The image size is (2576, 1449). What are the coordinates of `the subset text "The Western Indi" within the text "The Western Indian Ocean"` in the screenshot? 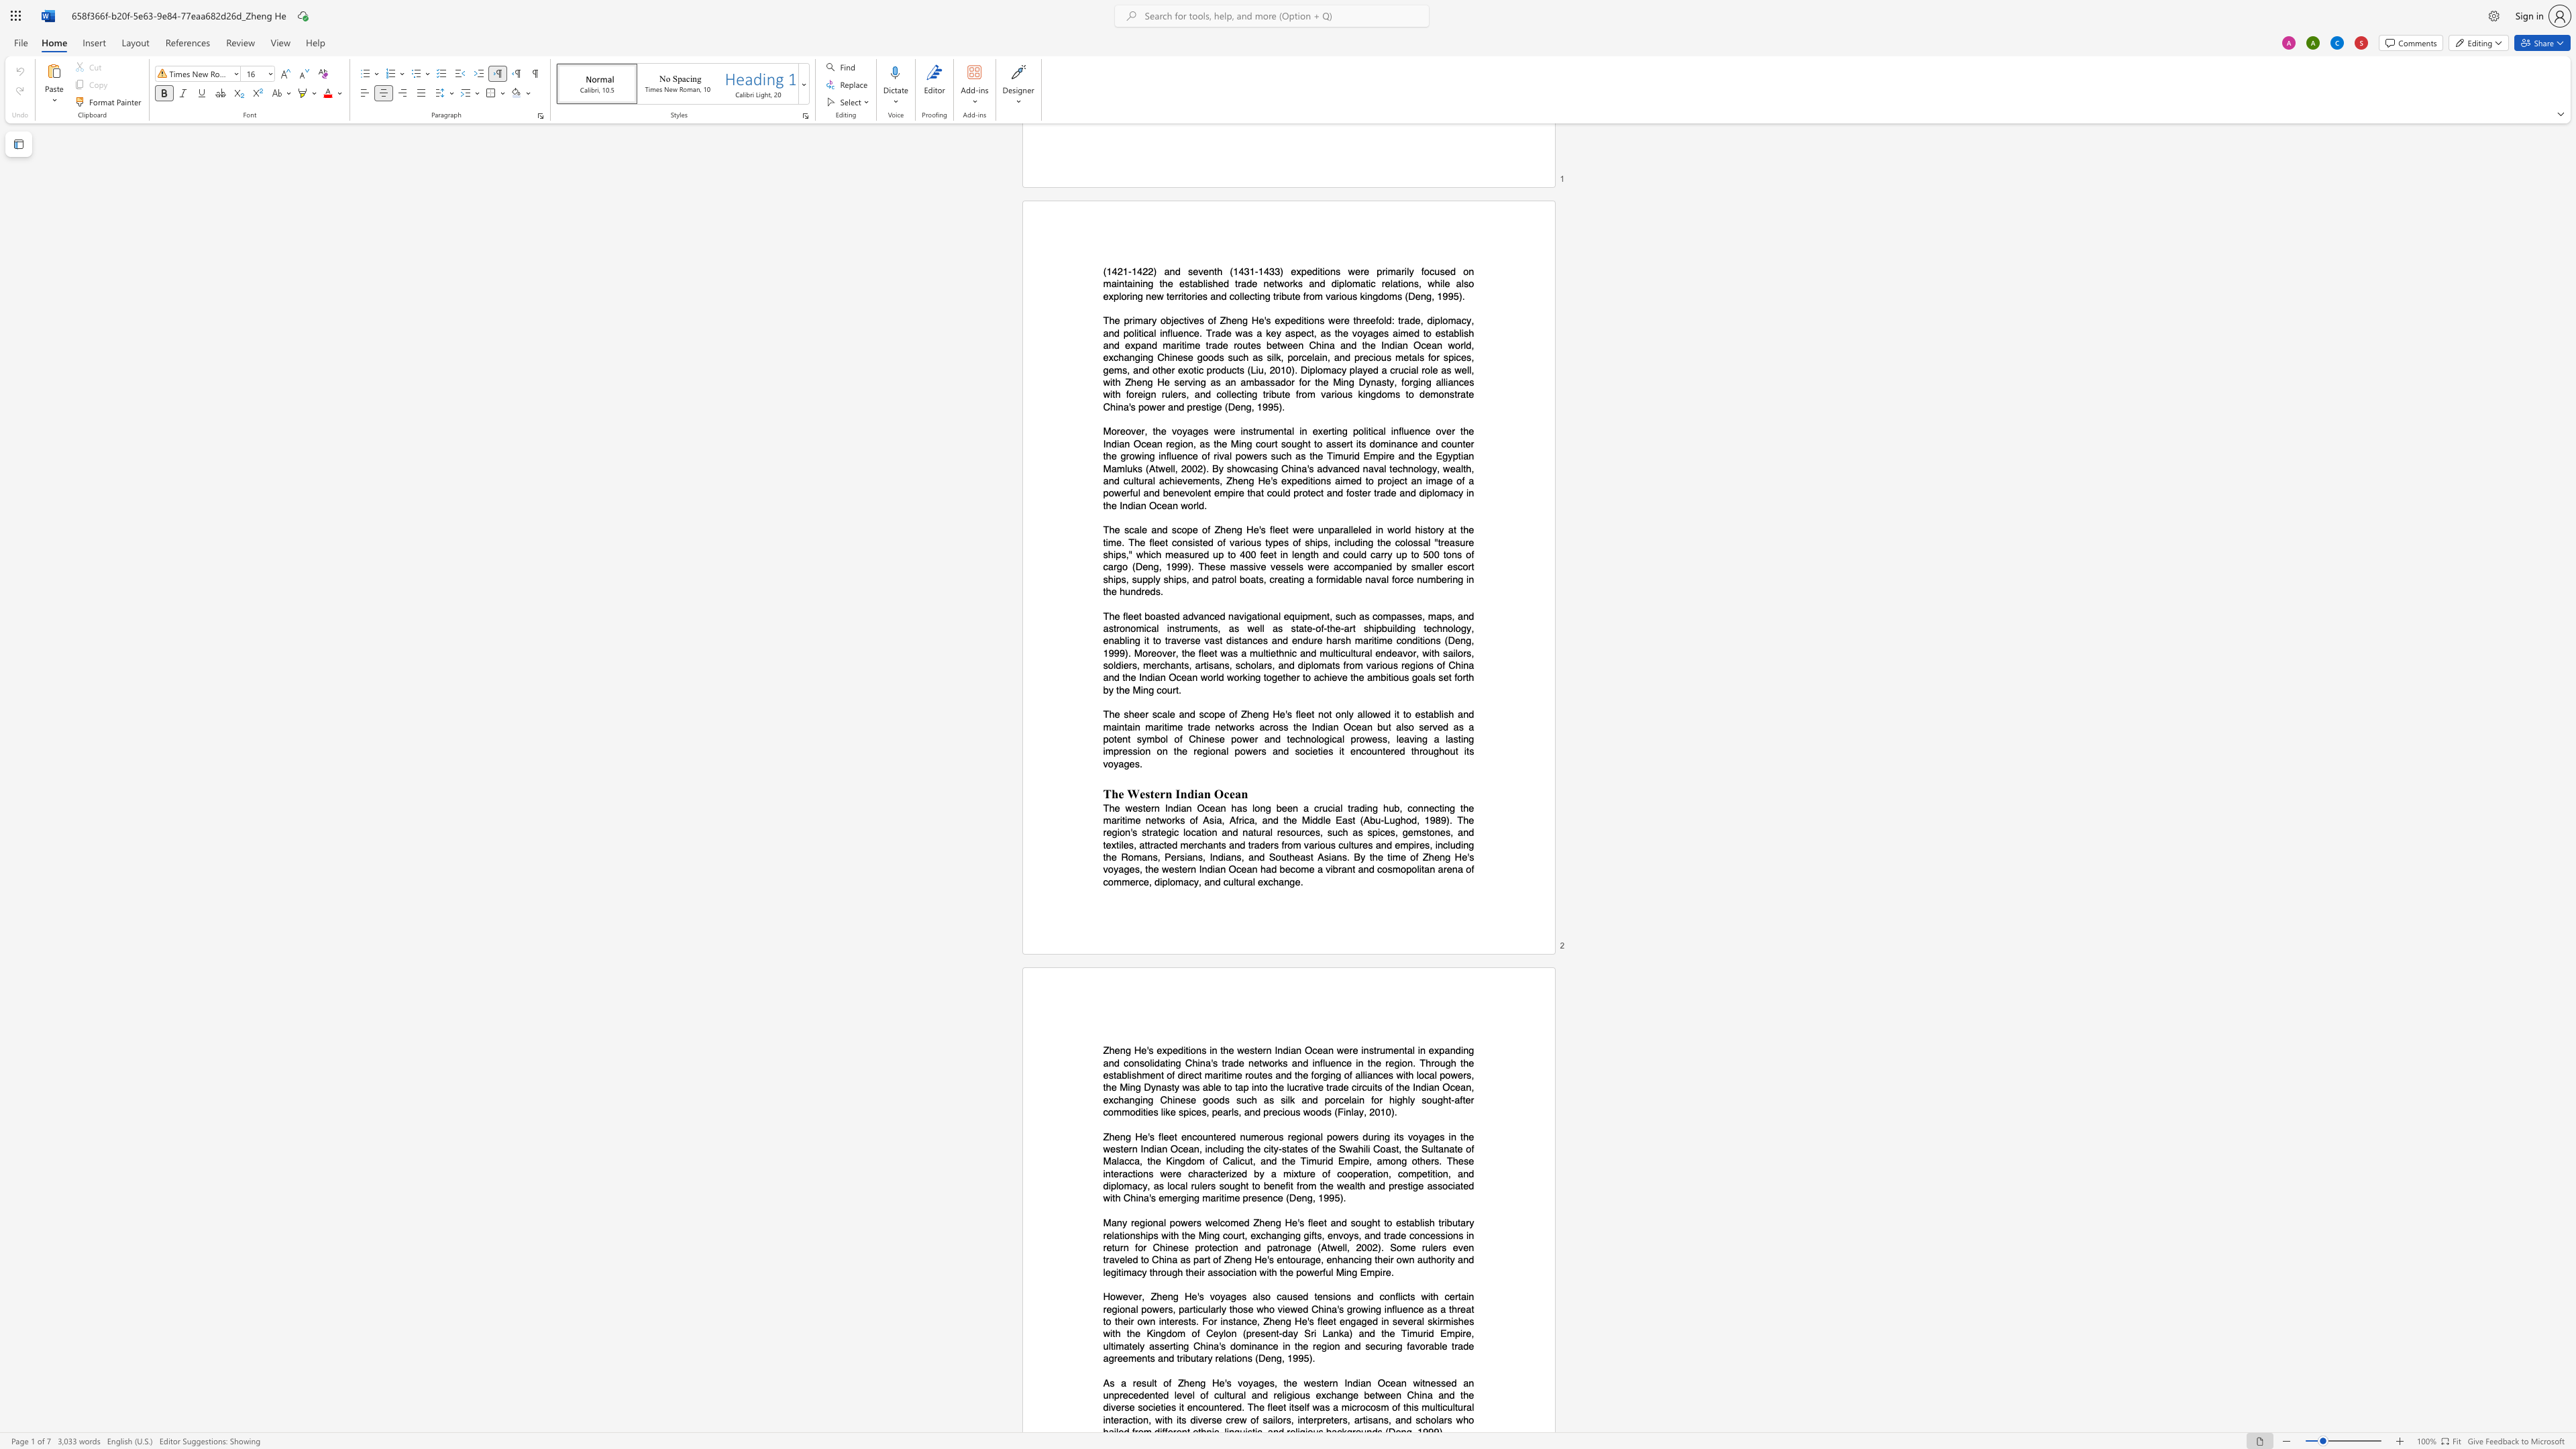 It's located at (1103, 793).